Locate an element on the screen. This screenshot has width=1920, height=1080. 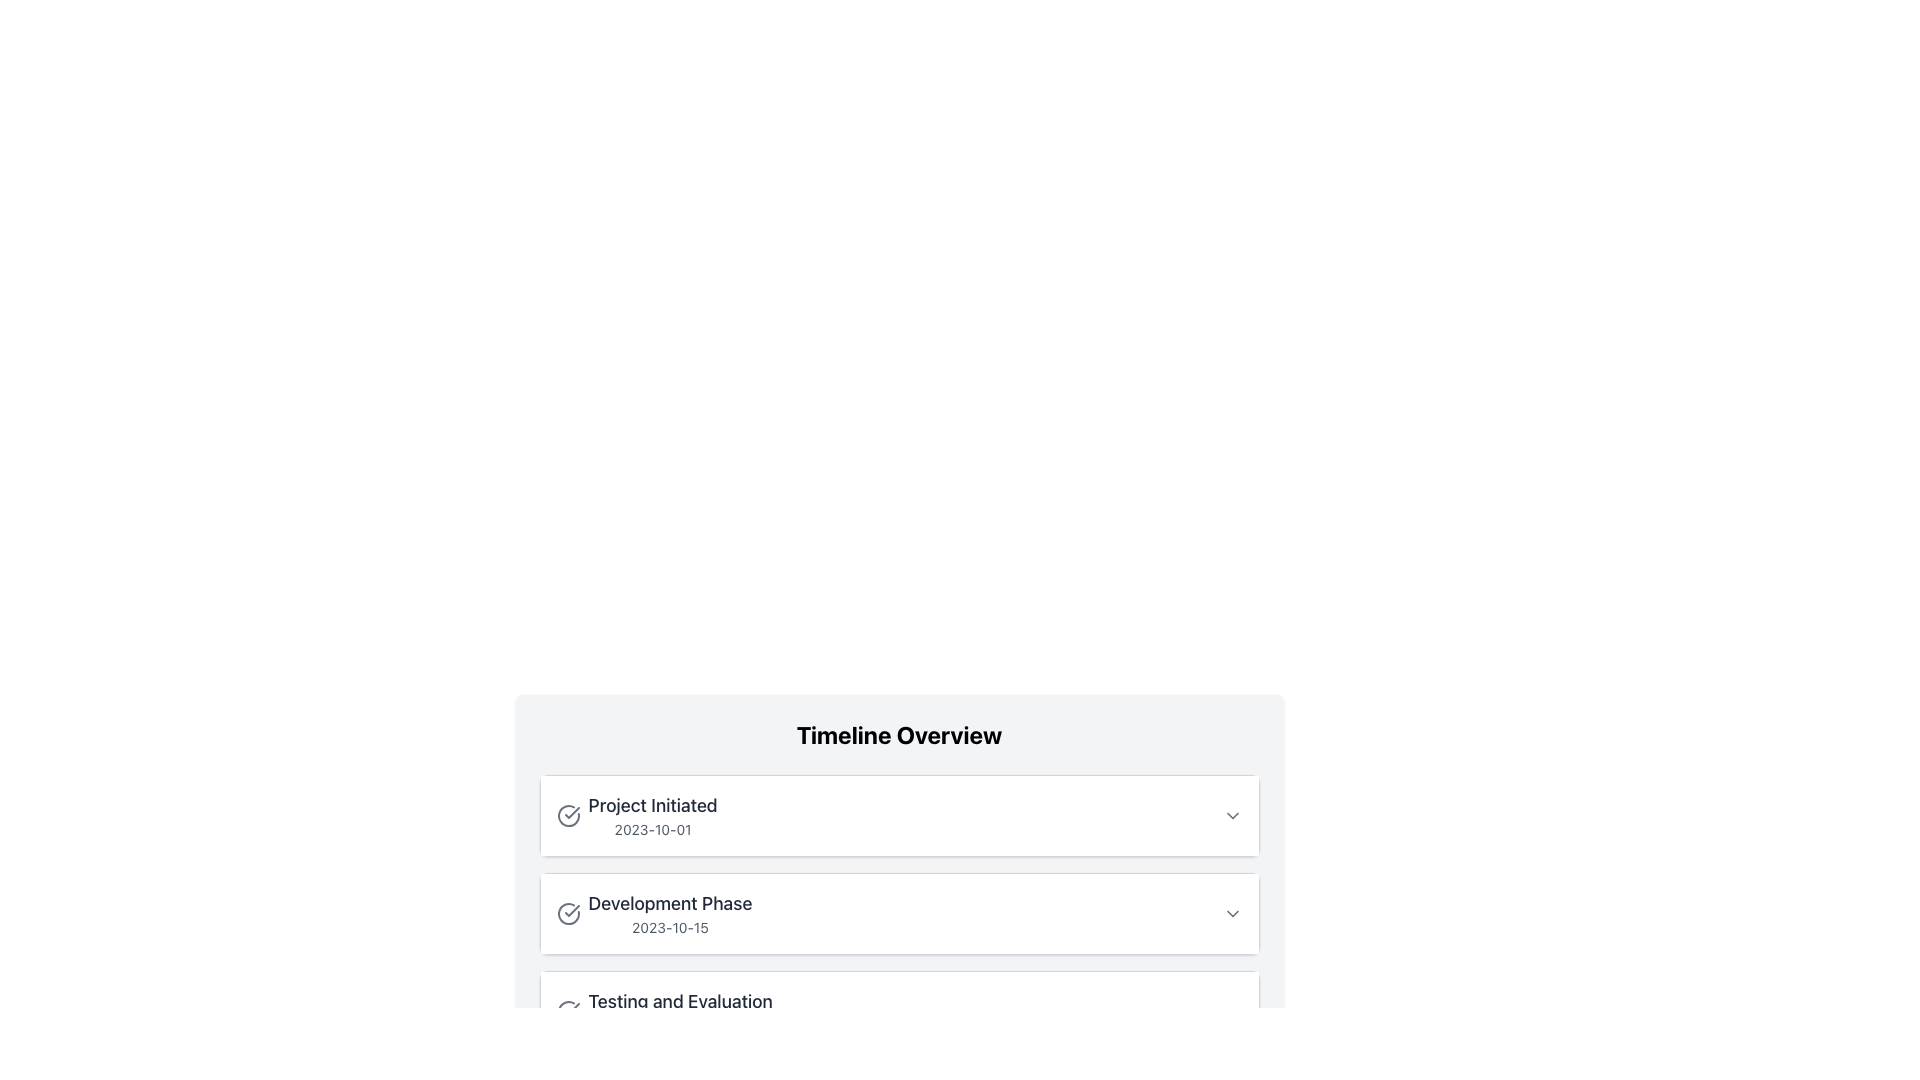
the 'Development Phase' milestone list item in the timeline overview is located at coordinates (654, 914).